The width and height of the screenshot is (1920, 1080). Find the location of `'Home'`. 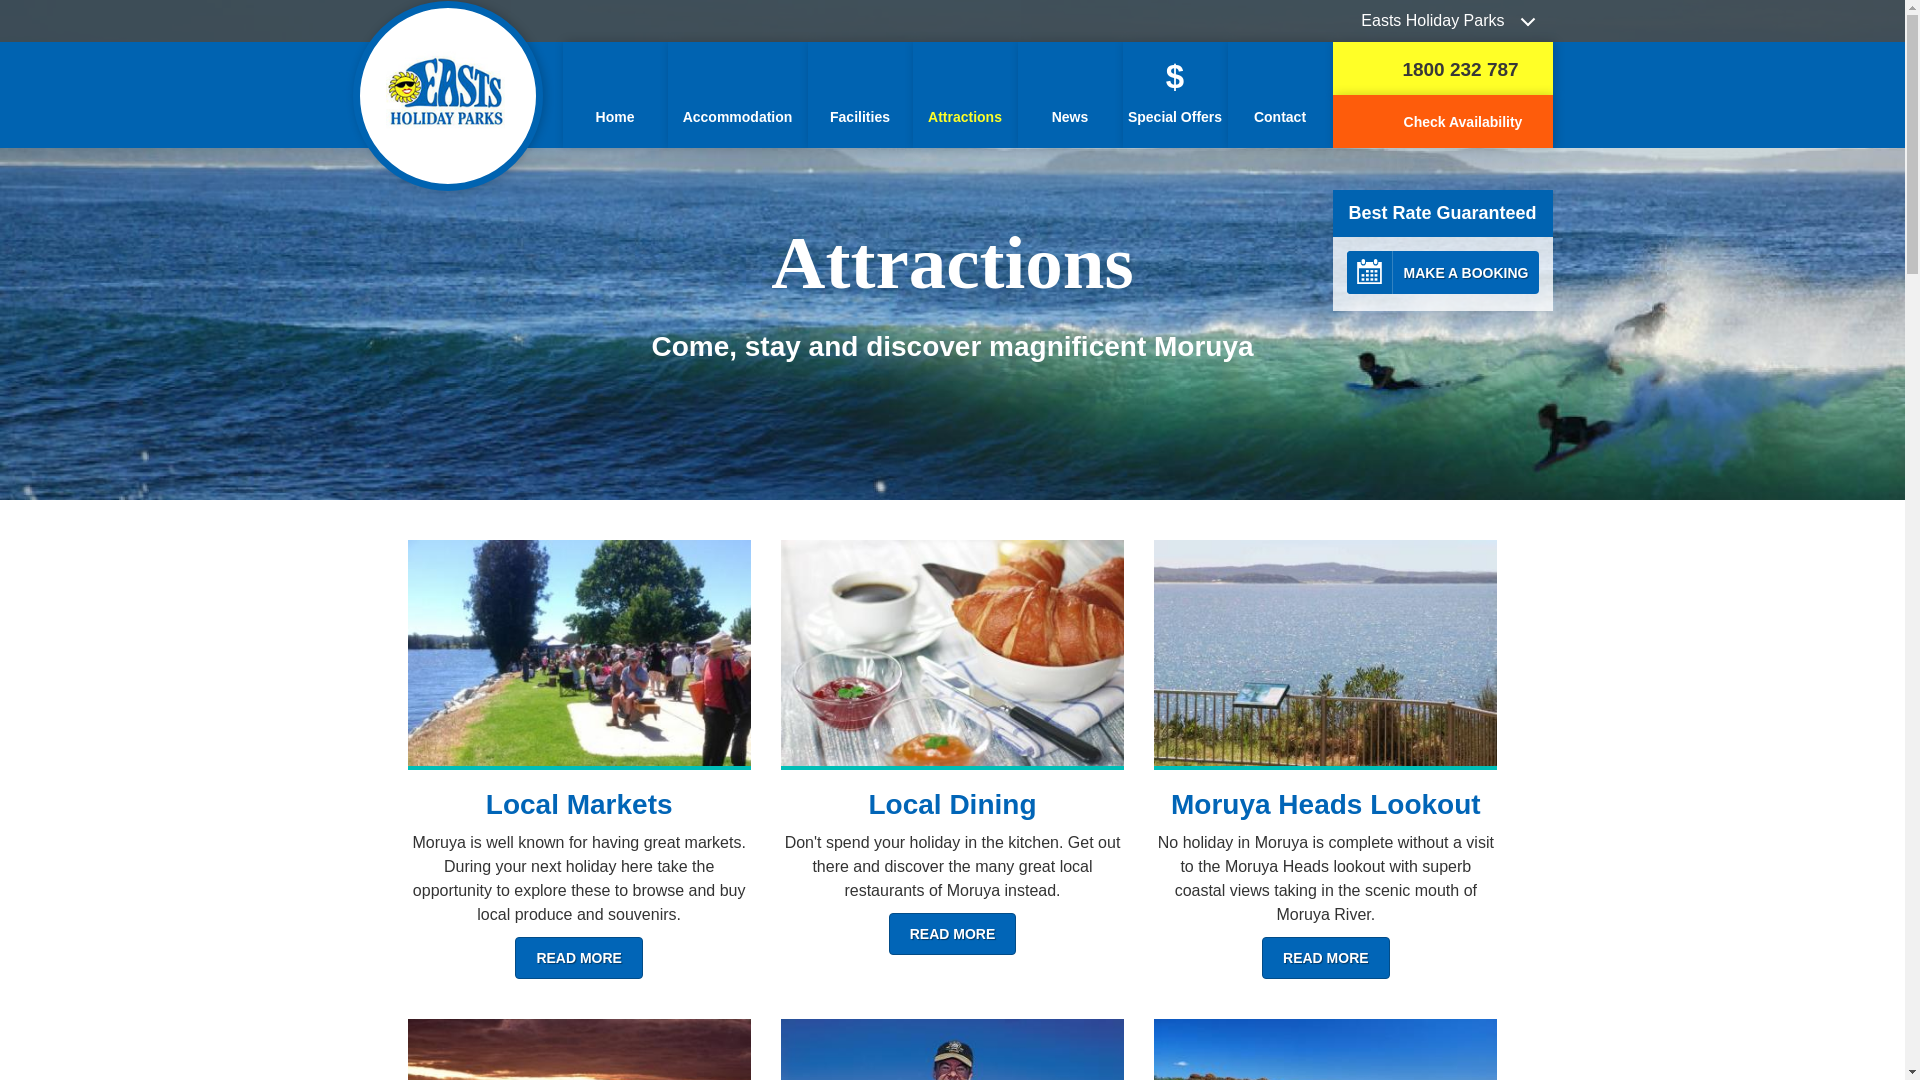

'Home' is located at coordinates (613, 95).